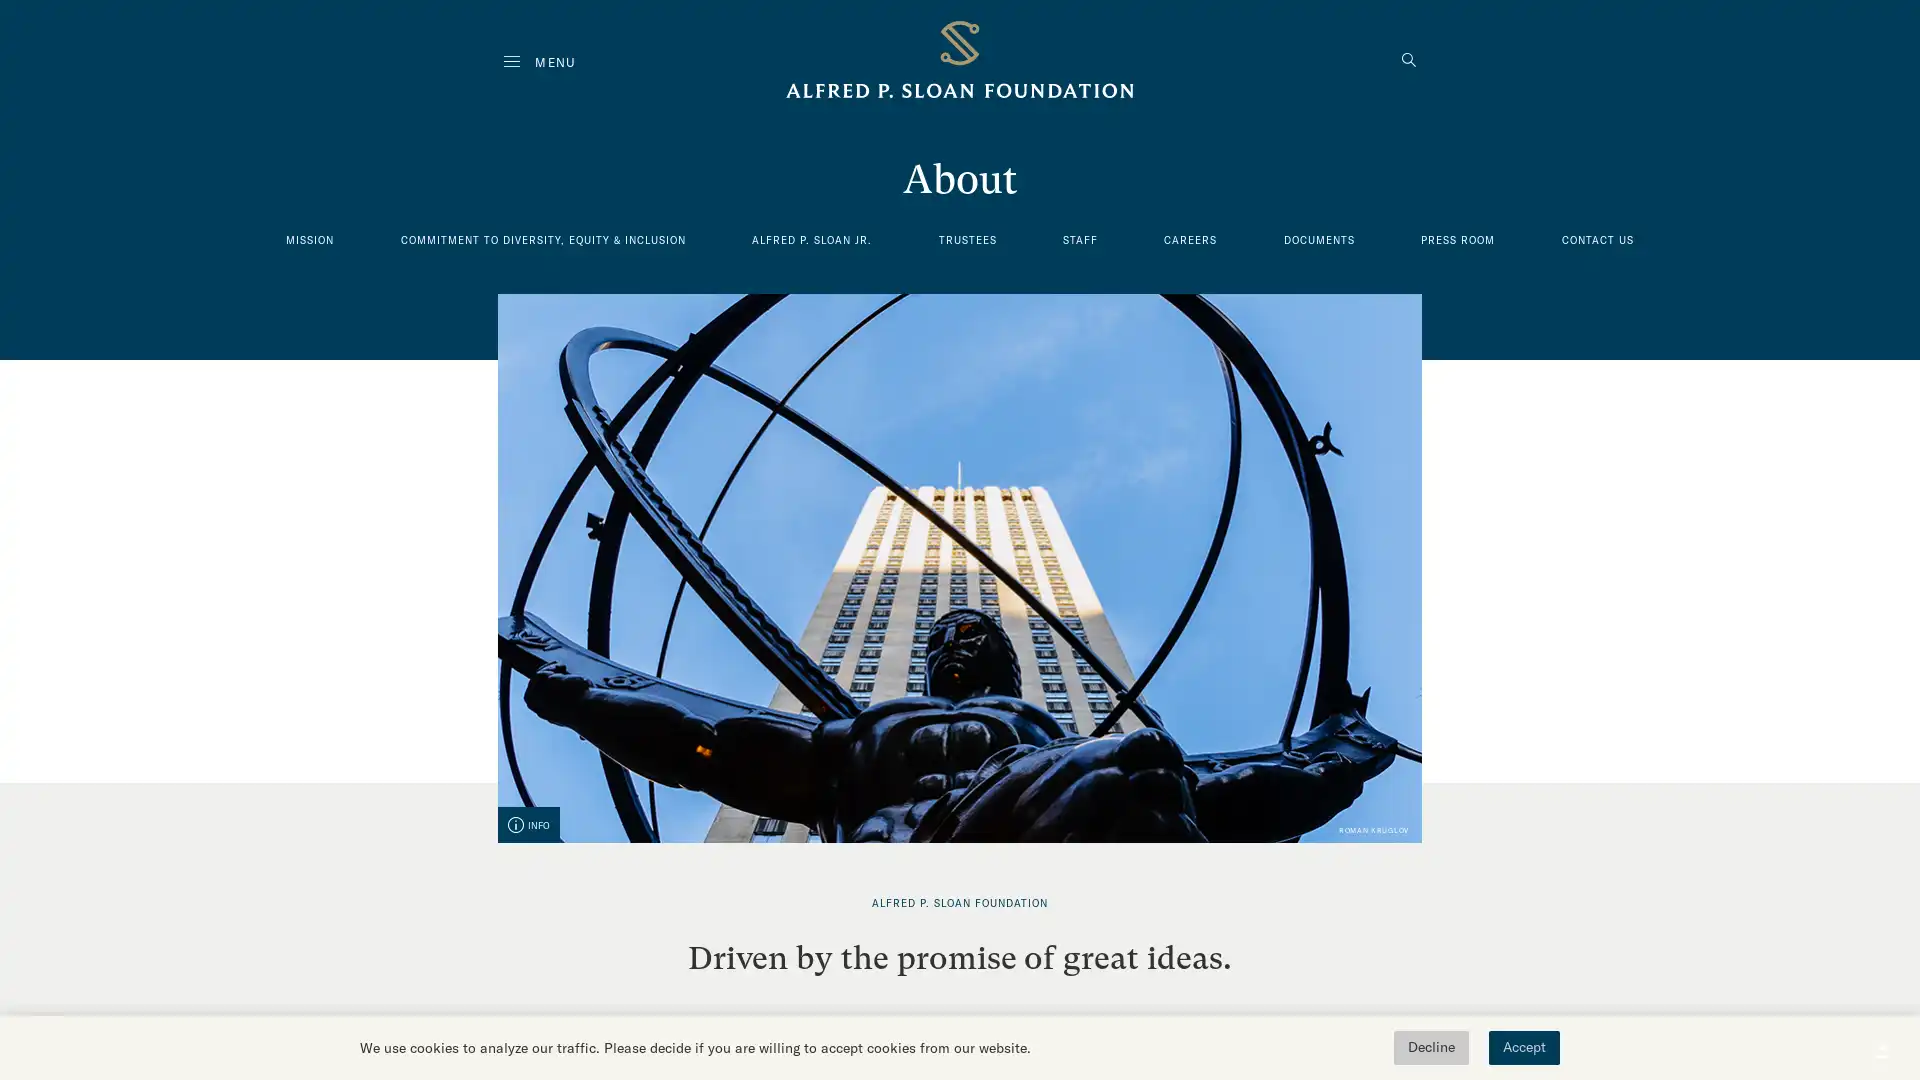 Image resolution: width=1920 pixels, height=1080 pixels. What do you see at coordinates (1408, 61) in the screenshot?
I see `Click to search the website` at bounding box center [1408, 61].